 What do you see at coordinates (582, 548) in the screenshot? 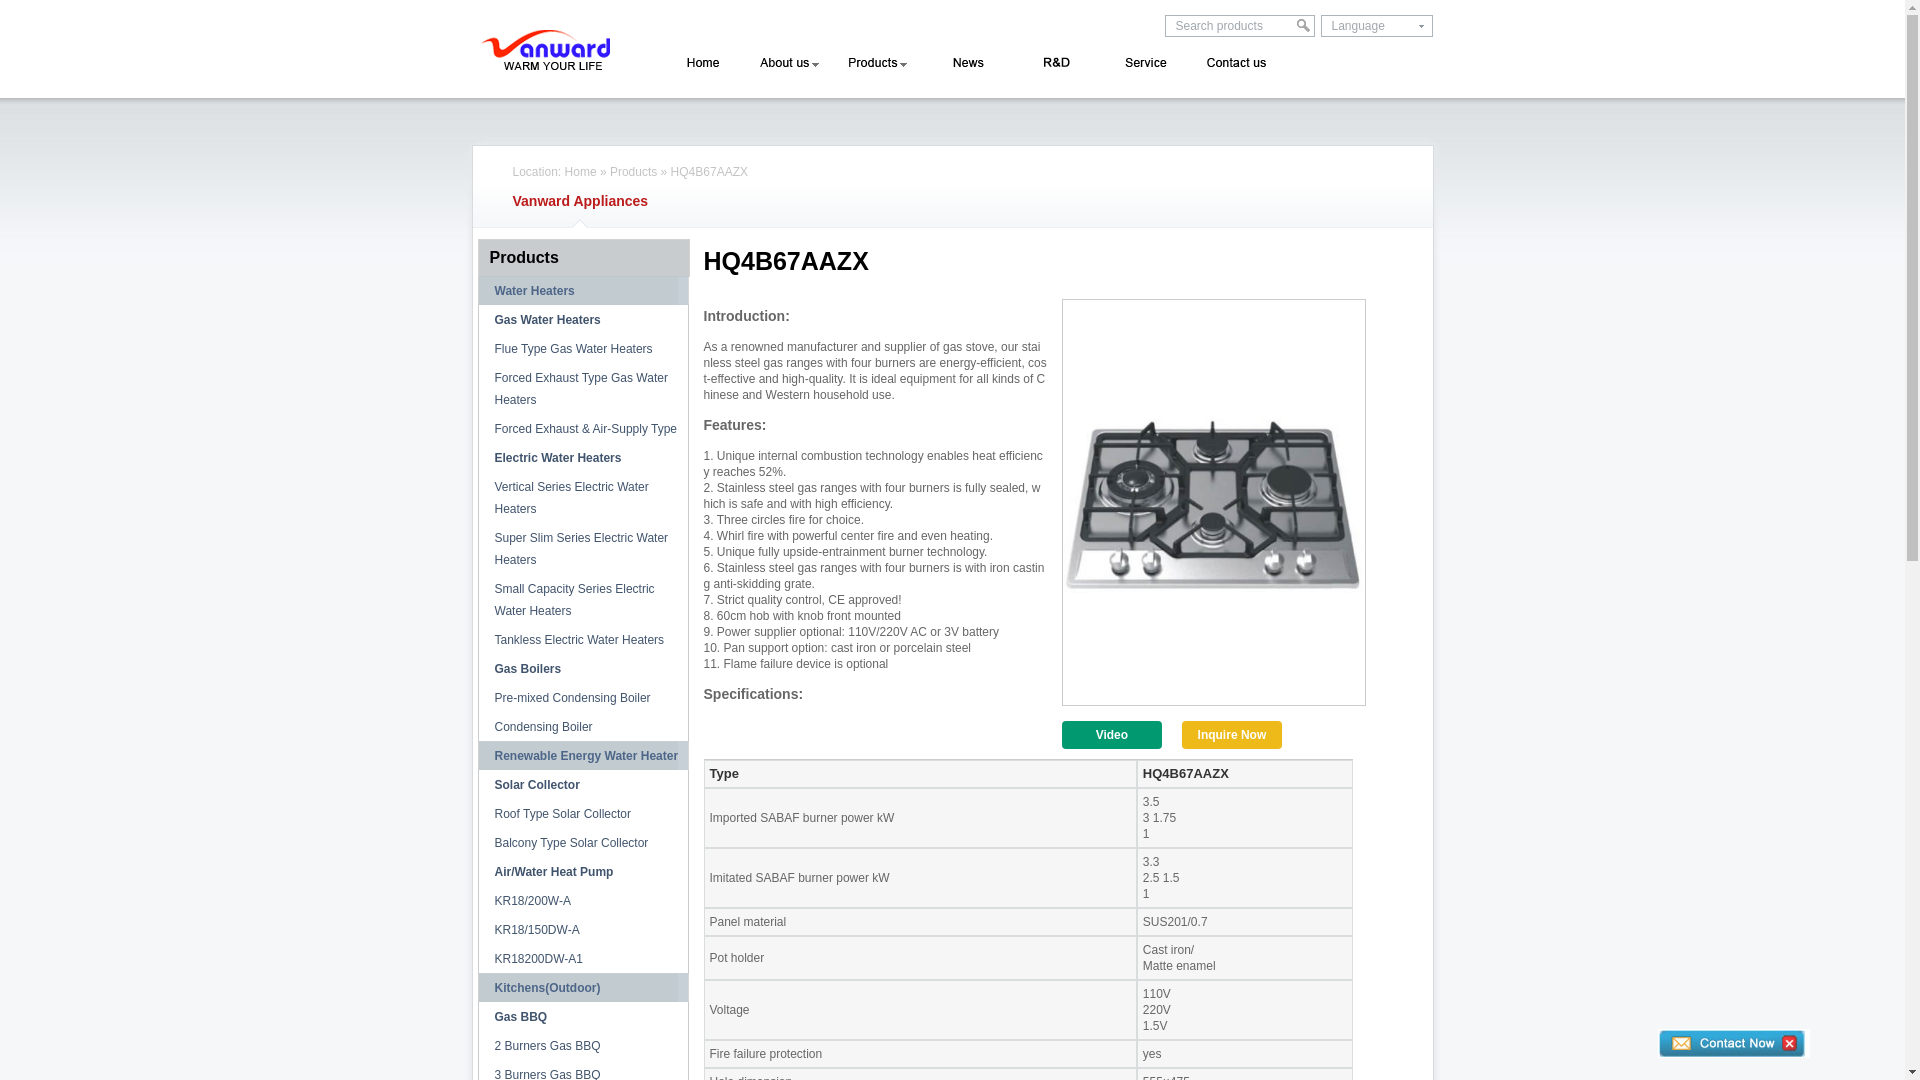
I see `'Super Slim Series Electric Water Heaters'` at bounding box center [582, 548].